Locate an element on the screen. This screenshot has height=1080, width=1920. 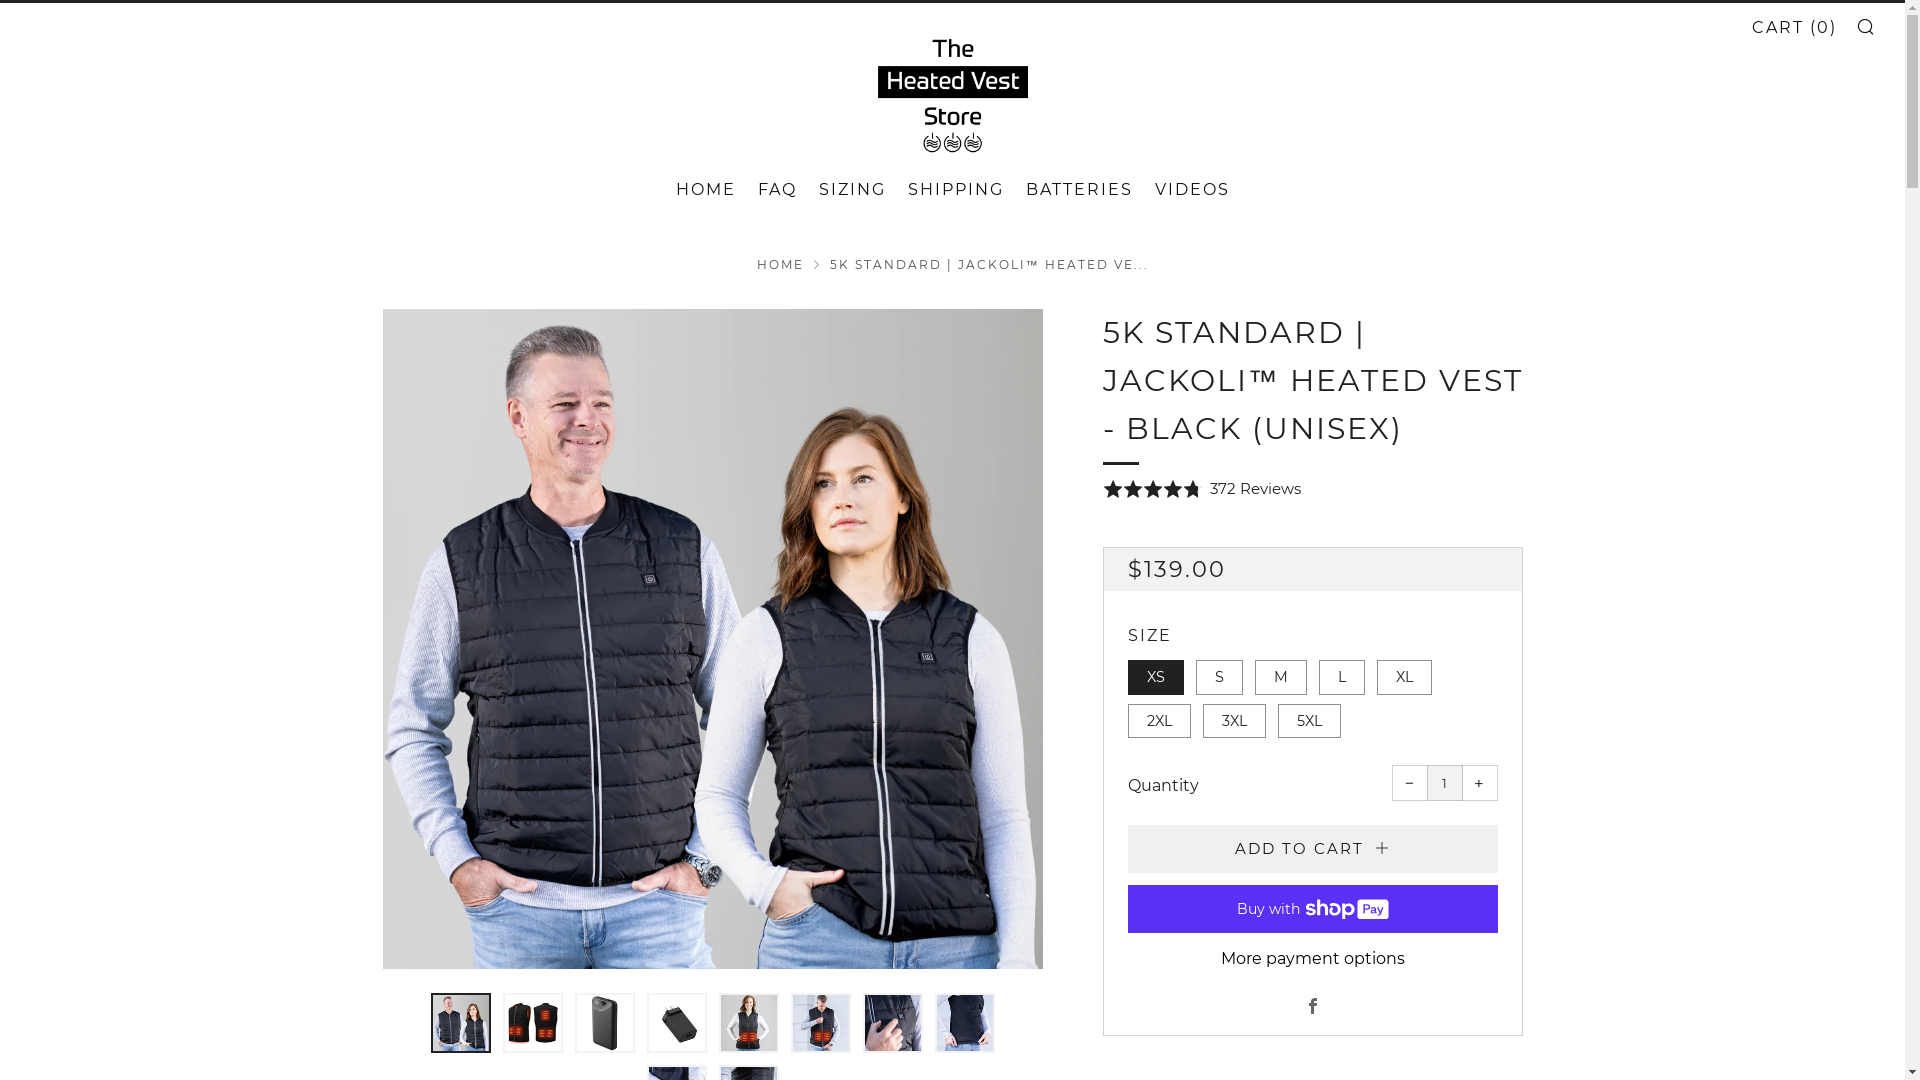
'CART (0)' is located at coordinates (1794, 27).